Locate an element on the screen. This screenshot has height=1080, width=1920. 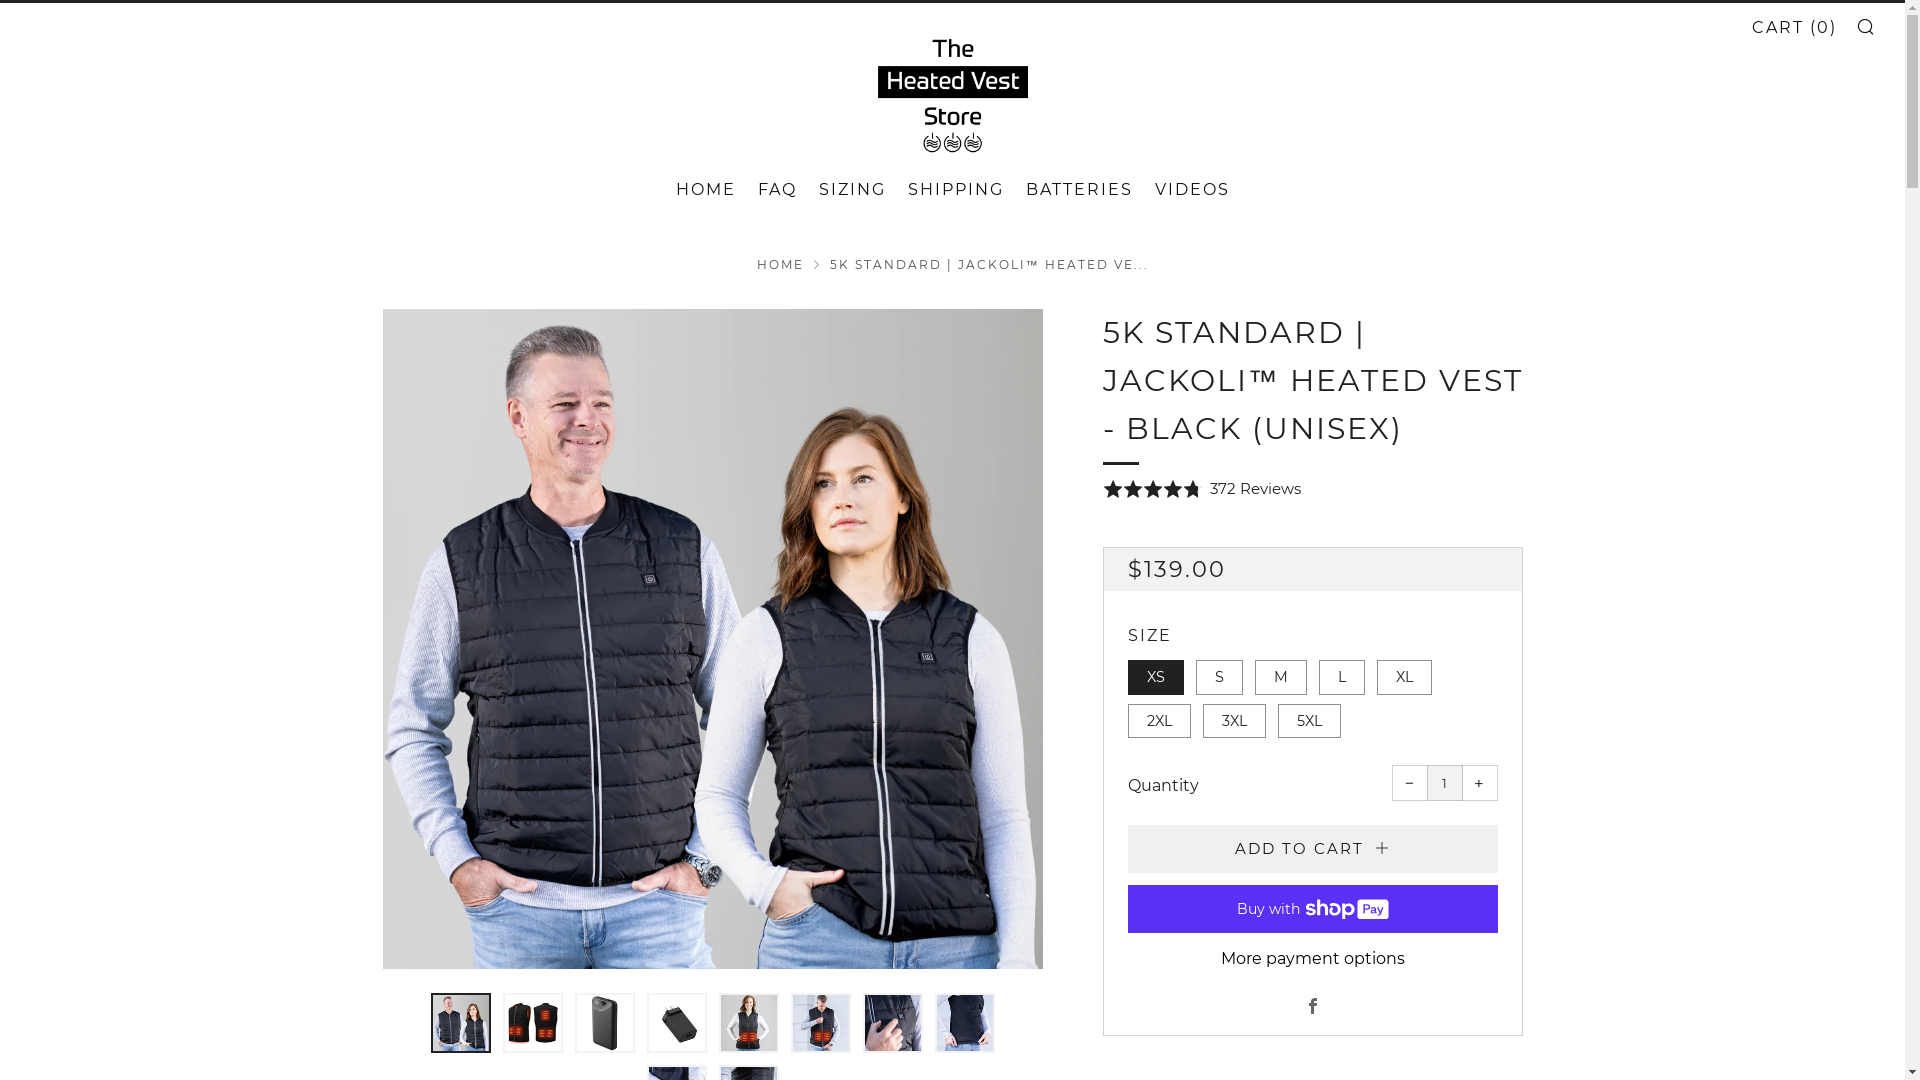
'CART (0)' is located at coordinates (1794, 27).